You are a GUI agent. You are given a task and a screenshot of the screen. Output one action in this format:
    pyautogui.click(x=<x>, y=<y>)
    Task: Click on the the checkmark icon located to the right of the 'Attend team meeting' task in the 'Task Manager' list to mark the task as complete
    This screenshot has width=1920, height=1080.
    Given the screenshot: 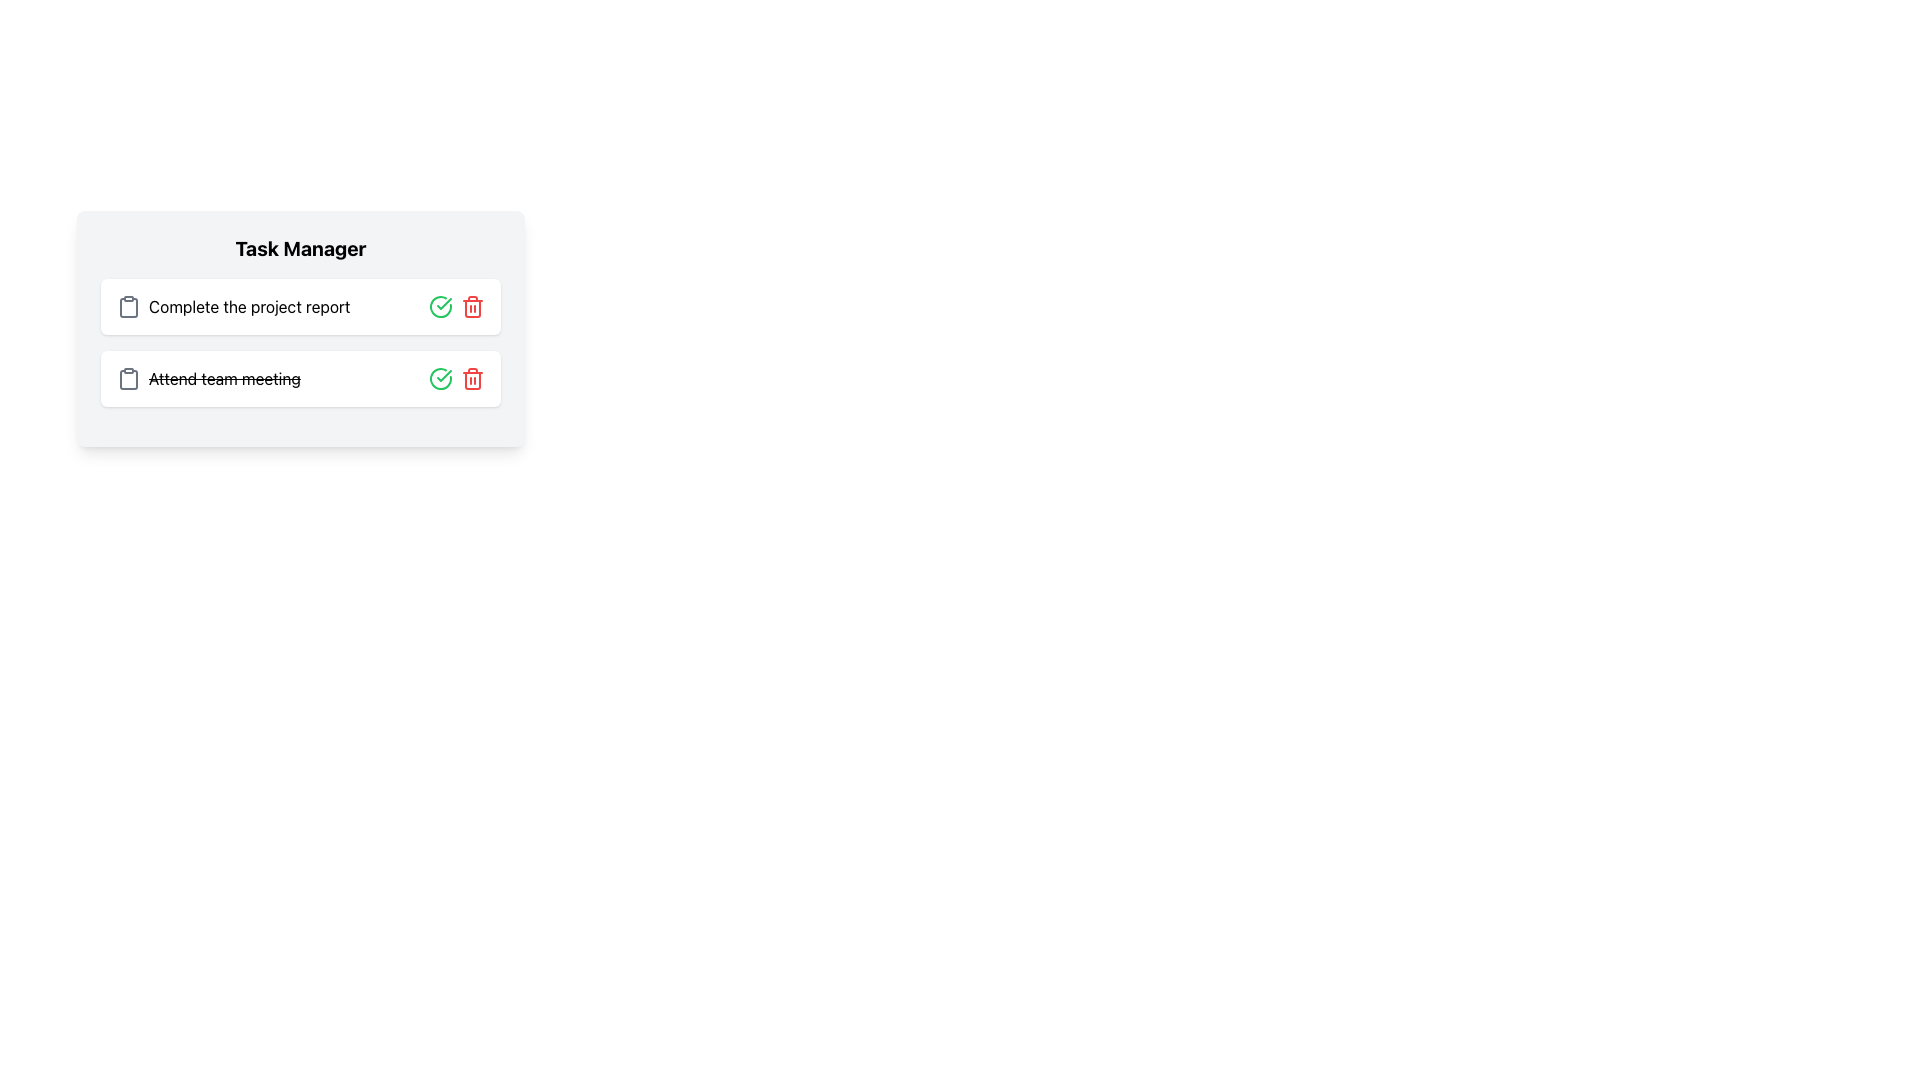 What is the action you would take?
    pyautogui.click(x=443, y=304)
    